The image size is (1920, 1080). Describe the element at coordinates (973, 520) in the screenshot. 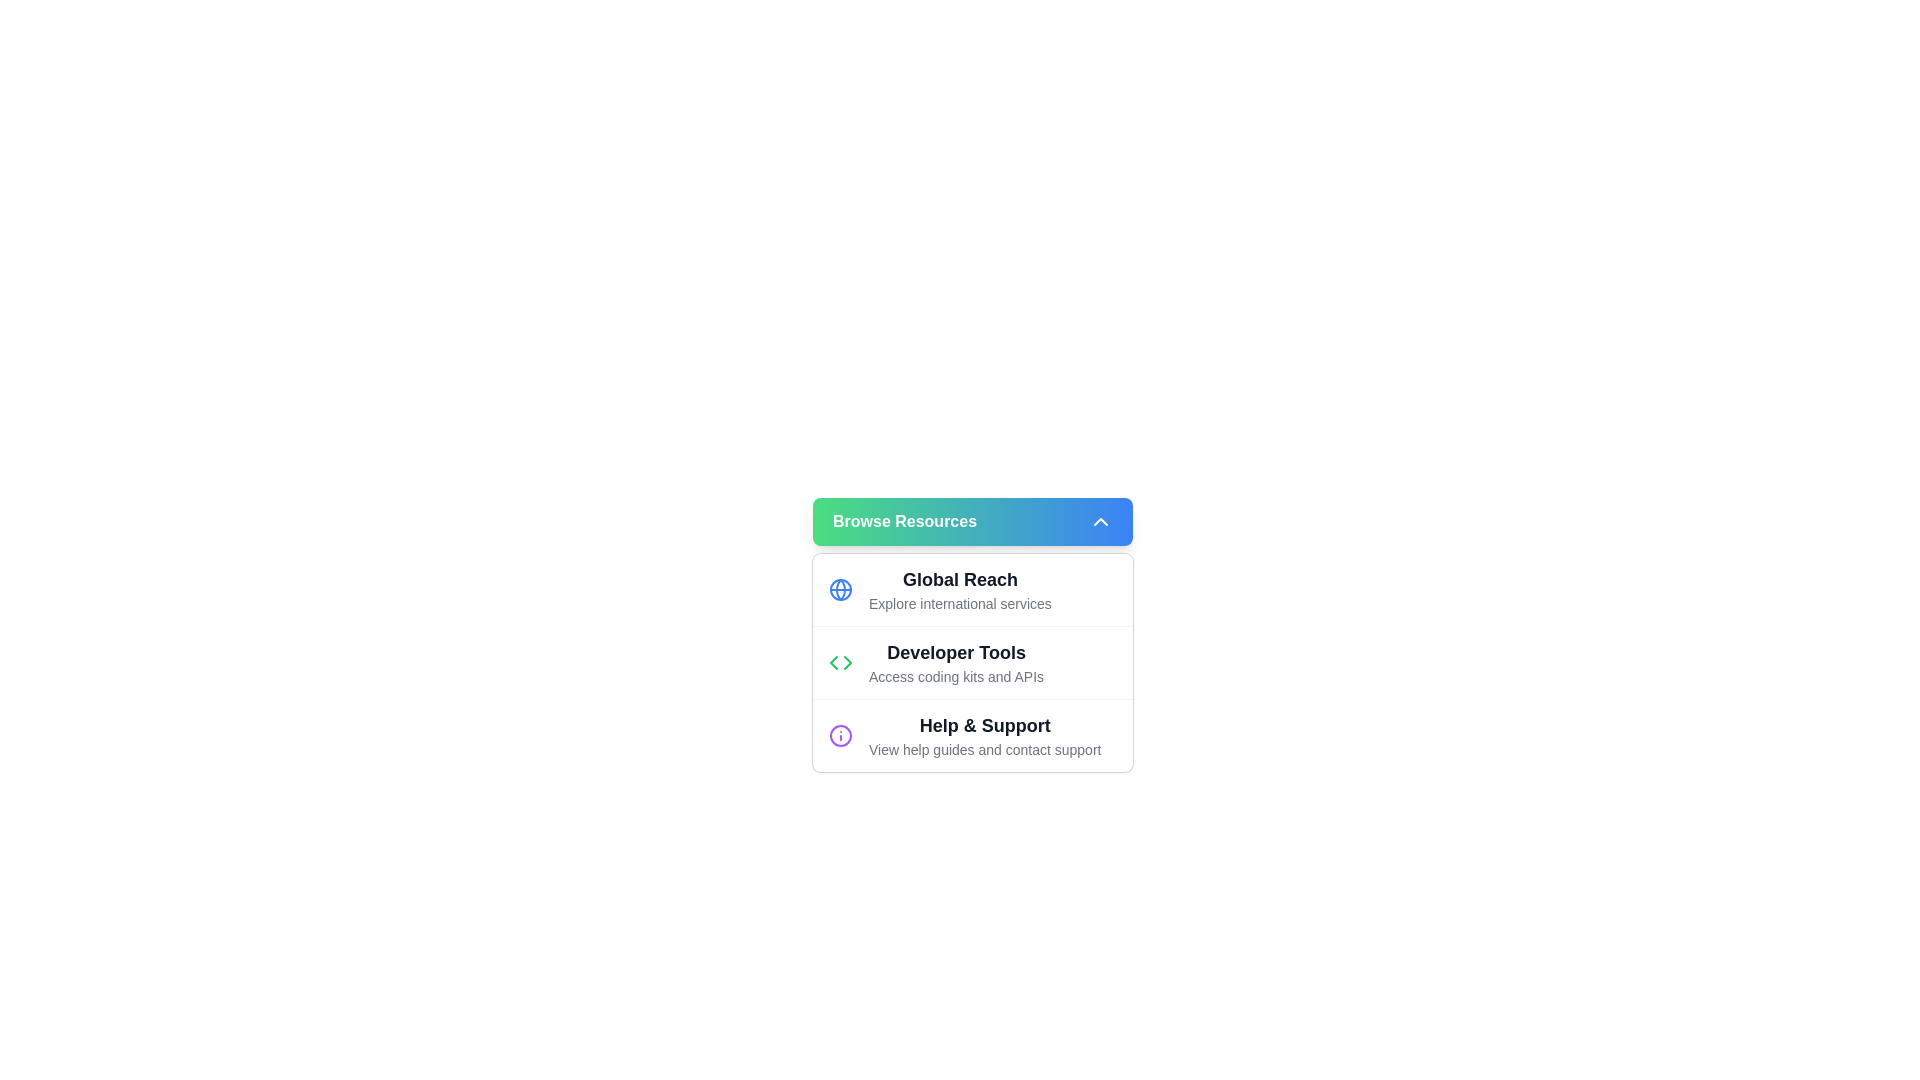

I see `the dropdown button located at the top of the dropdown menu` at that location.